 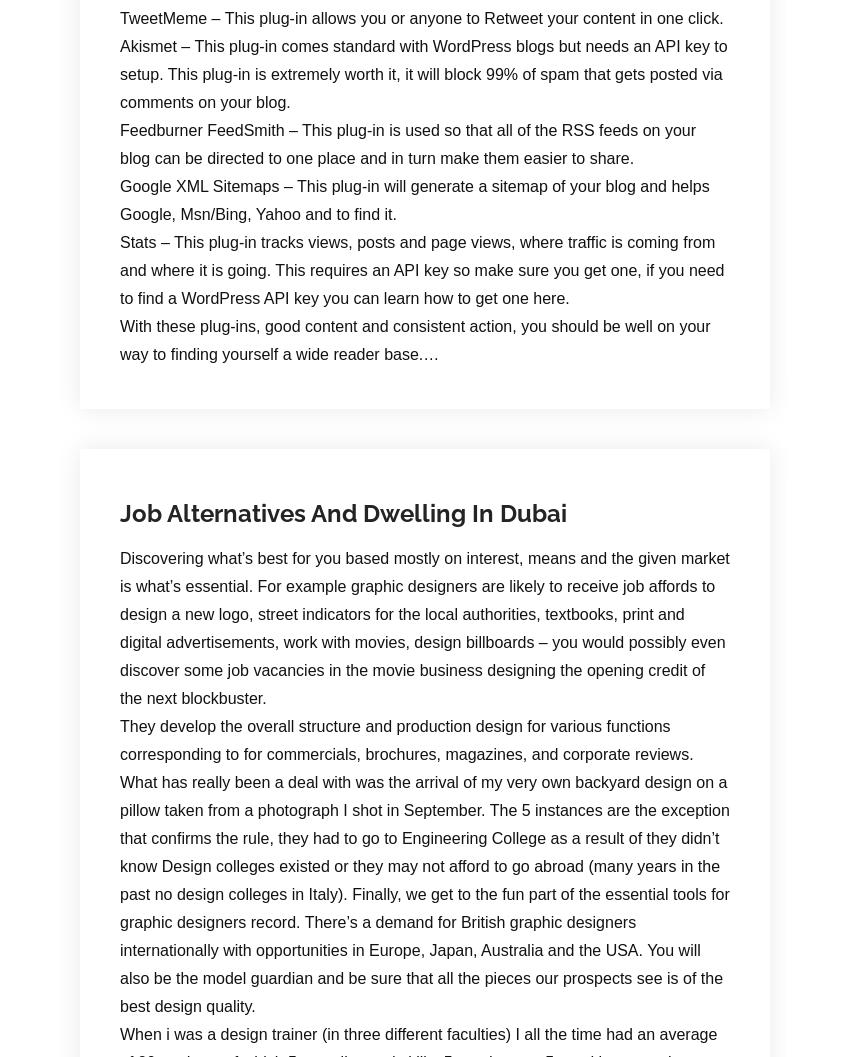 What do you see at coordinates (422, 268) in the screenshot?
I see `'Stats – This plug-in tracks views, posts and page views, where traffic is coming from and where it is going. This requires an API key so make sure you get one, if you need to find a WordPress API key you can learn how to get one here.'` at bounding box center [422, 268].